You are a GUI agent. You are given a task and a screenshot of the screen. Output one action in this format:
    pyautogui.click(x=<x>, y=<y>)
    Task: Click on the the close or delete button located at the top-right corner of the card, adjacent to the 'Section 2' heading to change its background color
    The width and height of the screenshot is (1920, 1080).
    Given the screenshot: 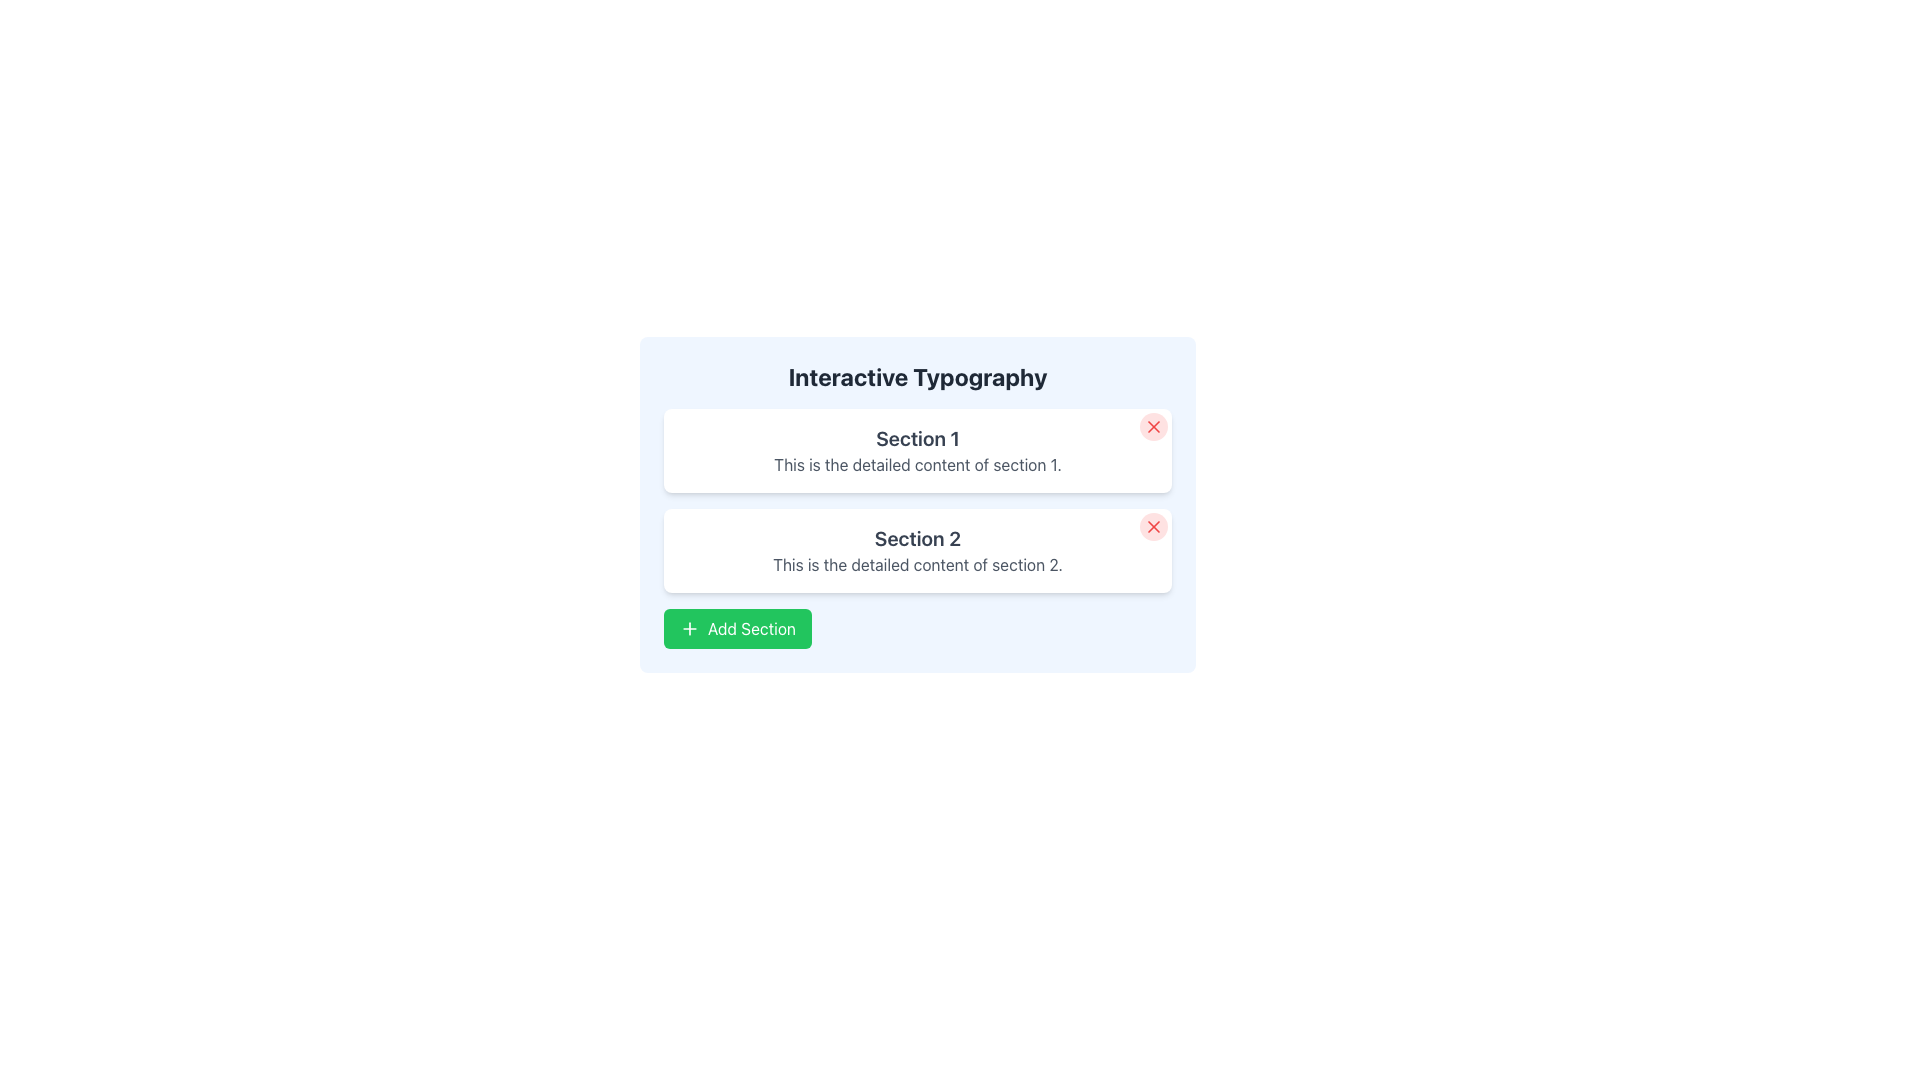 What is the action you would take?
    pyautogui.click(x=1153, y=526)
    